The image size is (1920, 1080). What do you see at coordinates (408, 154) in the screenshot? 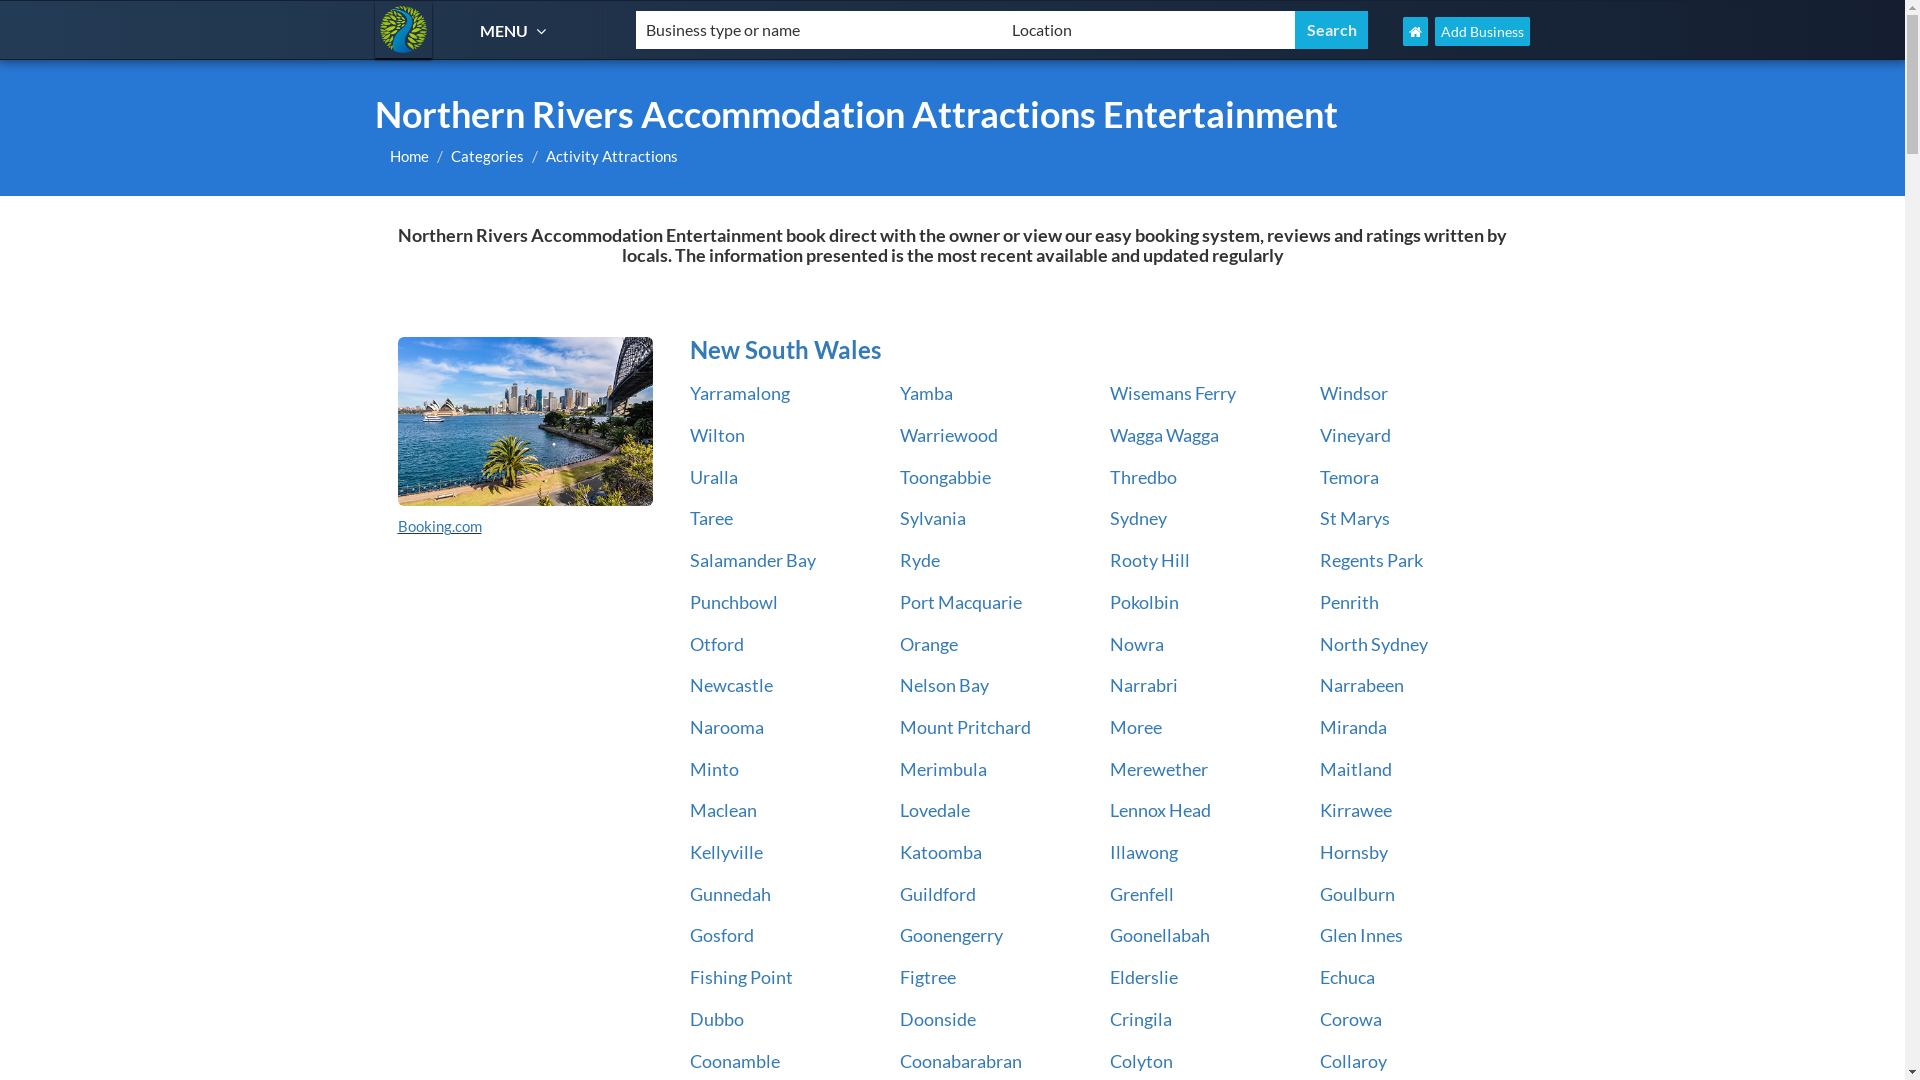
I see `'Home'` at bounding box center [408, 154].